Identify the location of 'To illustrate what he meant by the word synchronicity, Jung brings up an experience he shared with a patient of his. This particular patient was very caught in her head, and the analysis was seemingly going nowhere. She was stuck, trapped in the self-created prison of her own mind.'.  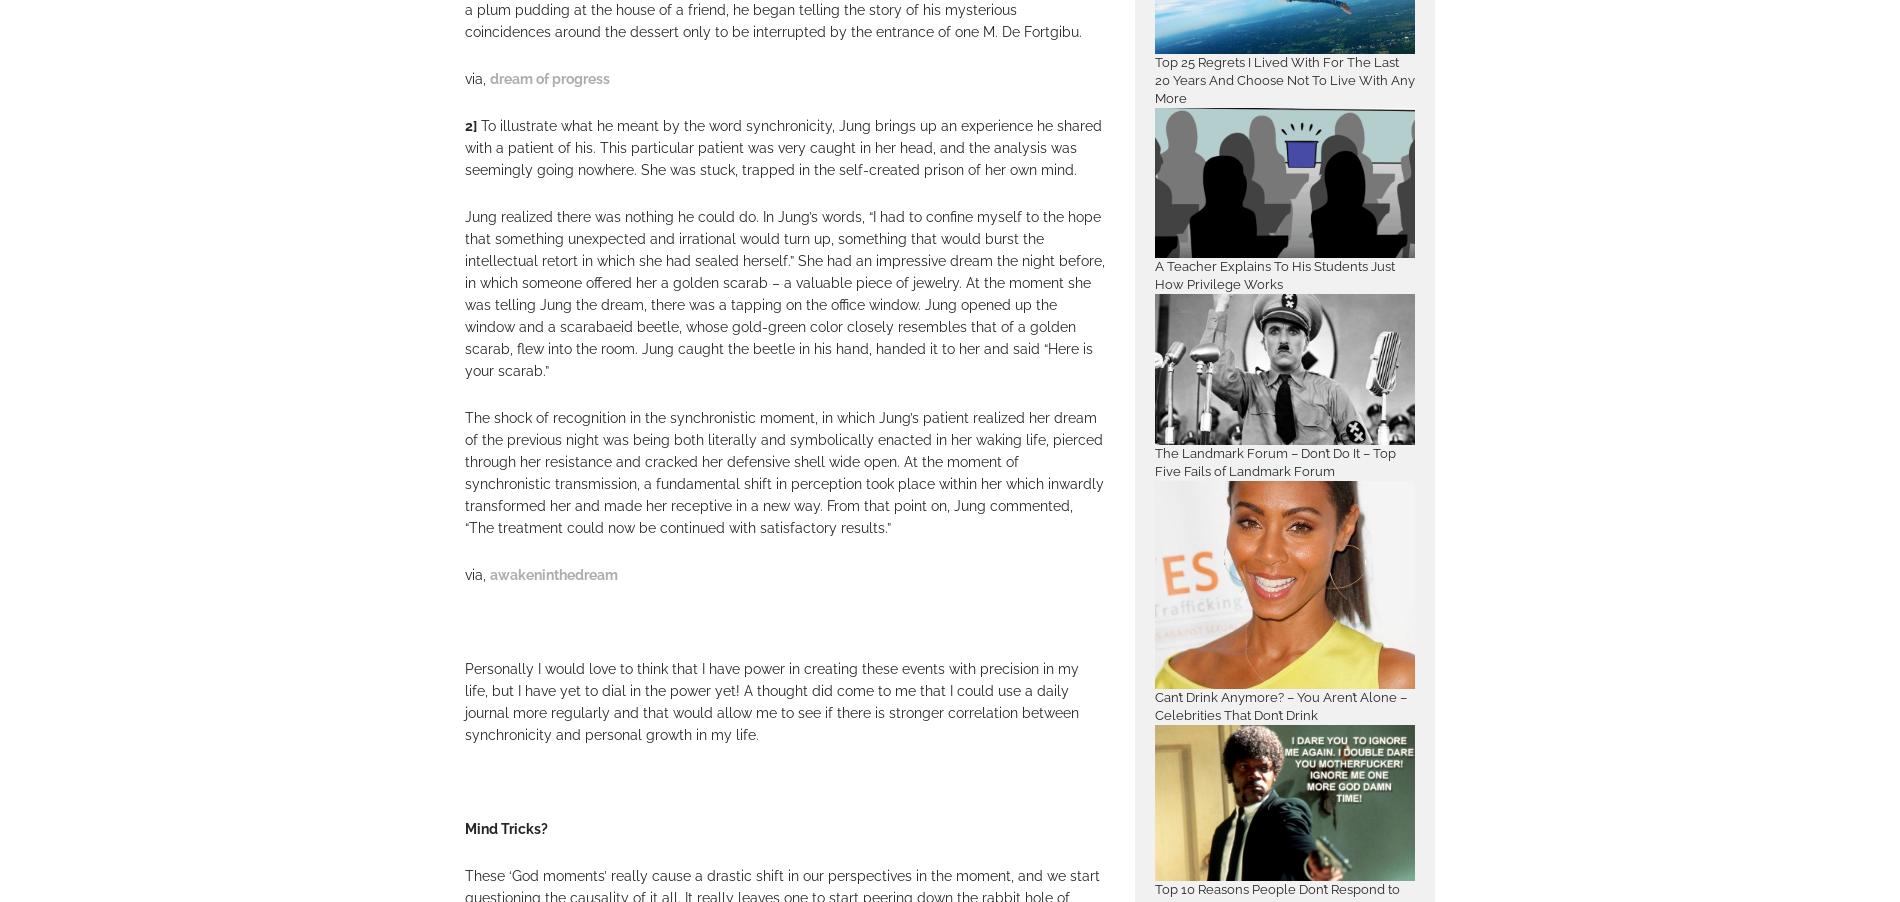
(782, 148).